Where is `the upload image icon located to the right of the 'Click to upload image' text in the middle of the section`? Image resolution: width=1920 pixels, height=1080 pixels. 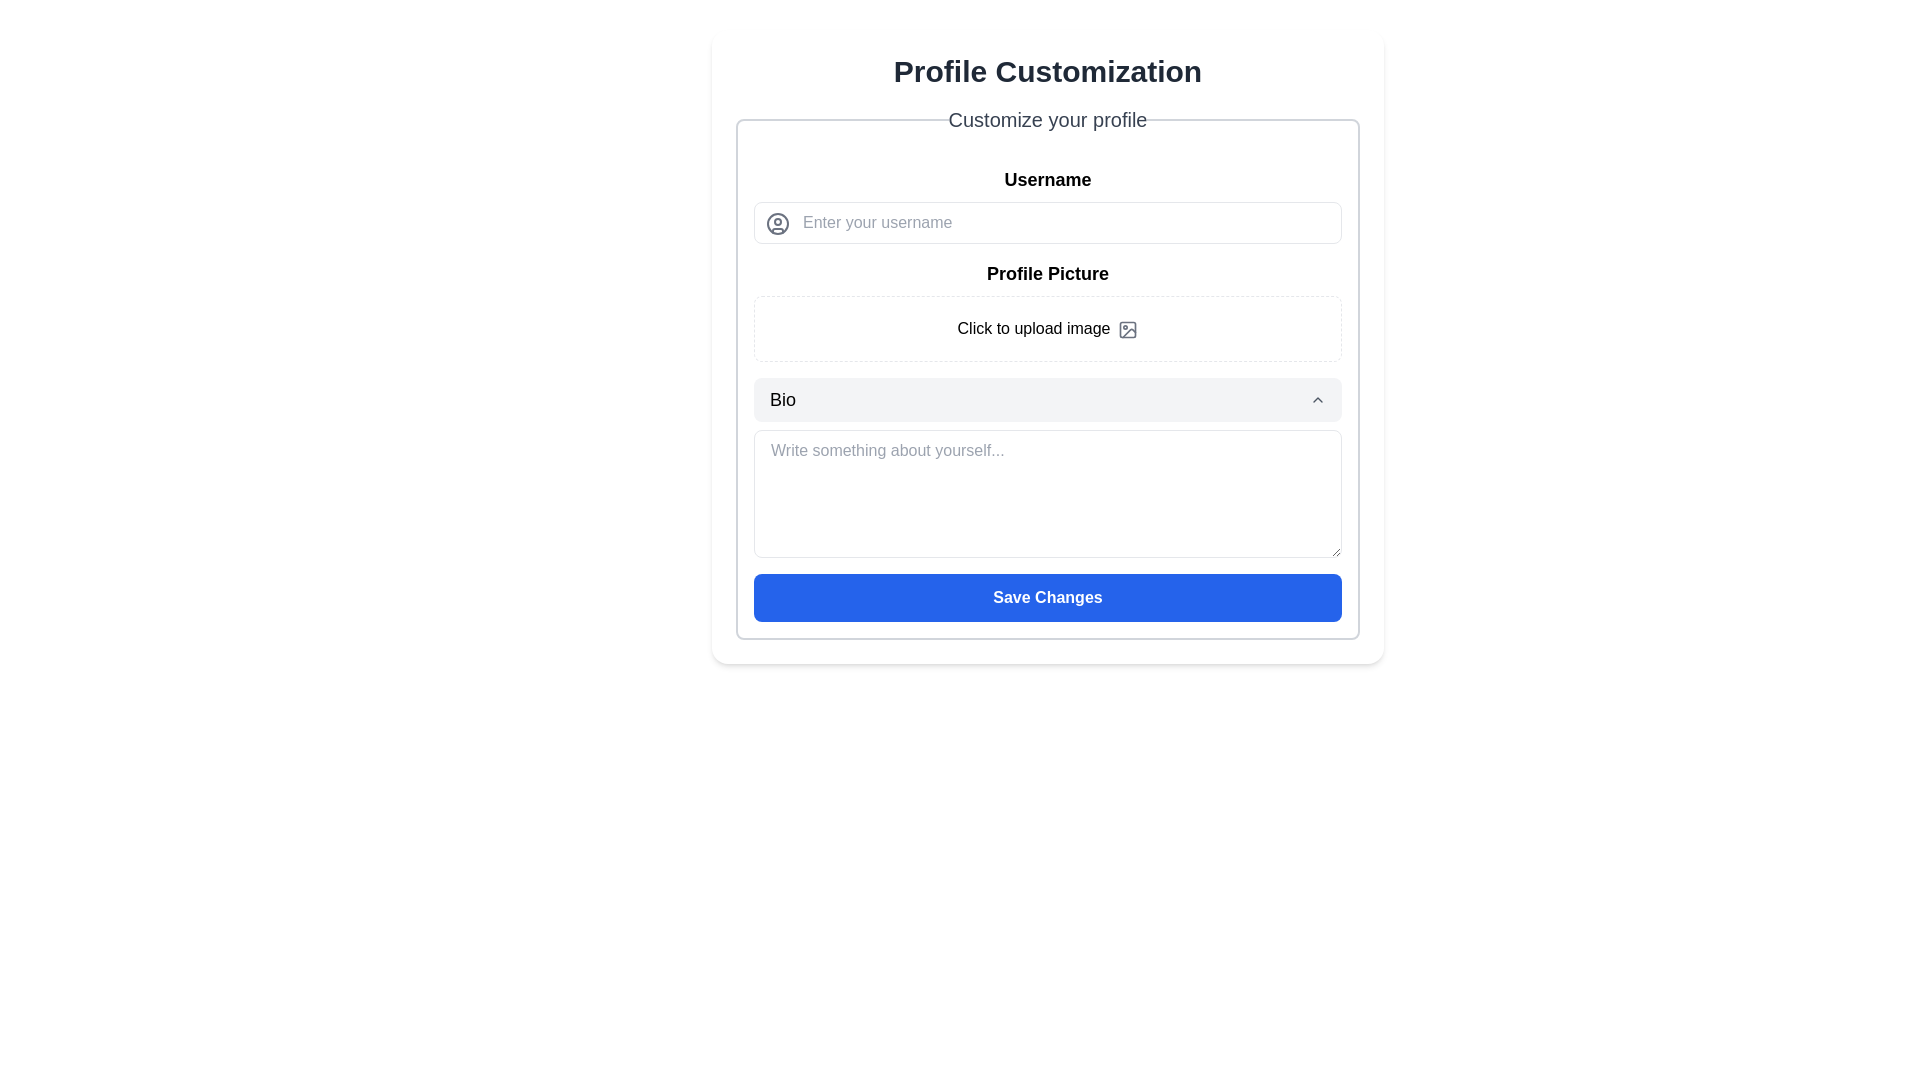
the upload image icon located to the right of the 'Click to upload image' text in the middle of the section is located at coordinates (1128, 328).